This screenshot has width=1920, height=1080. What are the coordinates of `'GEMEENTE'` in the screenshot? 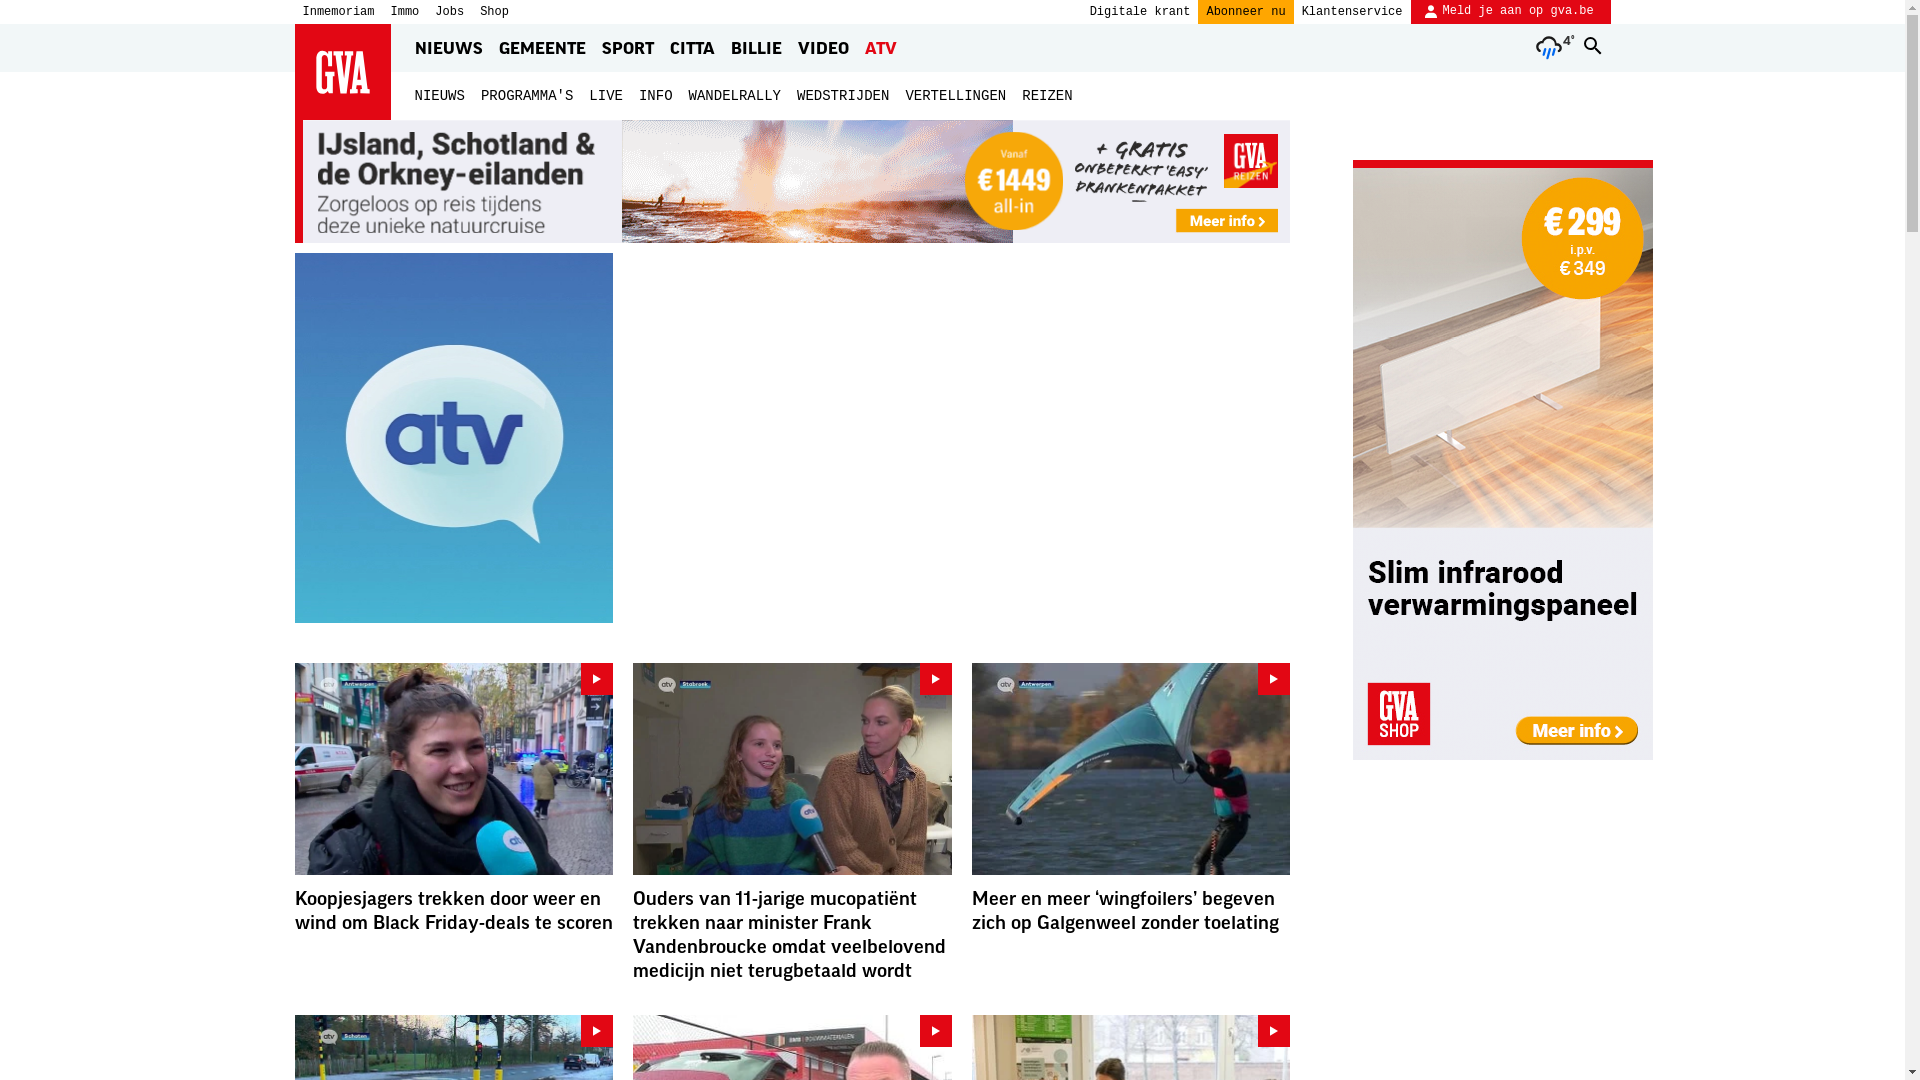 It's located at (541, 46).